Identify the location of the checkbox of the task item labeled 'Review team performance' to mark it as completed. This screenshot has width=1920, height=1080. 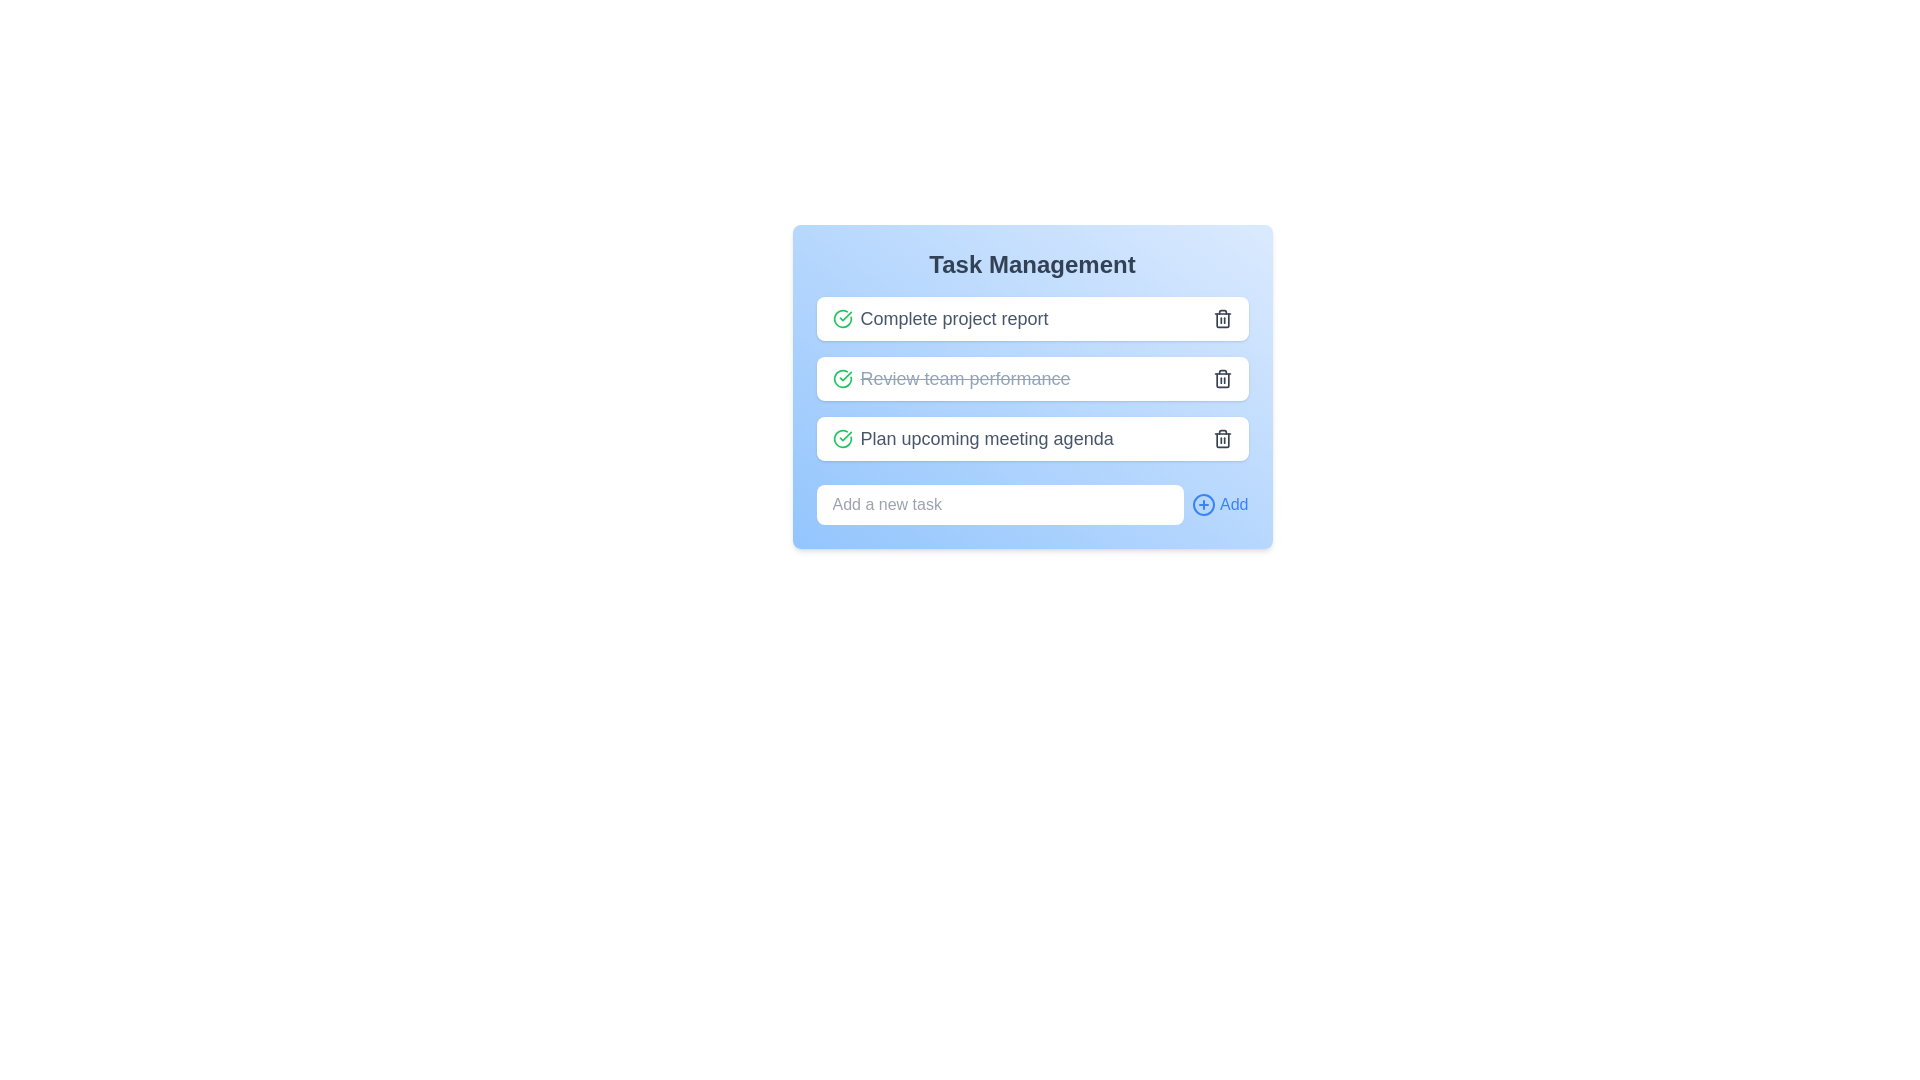
(1032, 386).